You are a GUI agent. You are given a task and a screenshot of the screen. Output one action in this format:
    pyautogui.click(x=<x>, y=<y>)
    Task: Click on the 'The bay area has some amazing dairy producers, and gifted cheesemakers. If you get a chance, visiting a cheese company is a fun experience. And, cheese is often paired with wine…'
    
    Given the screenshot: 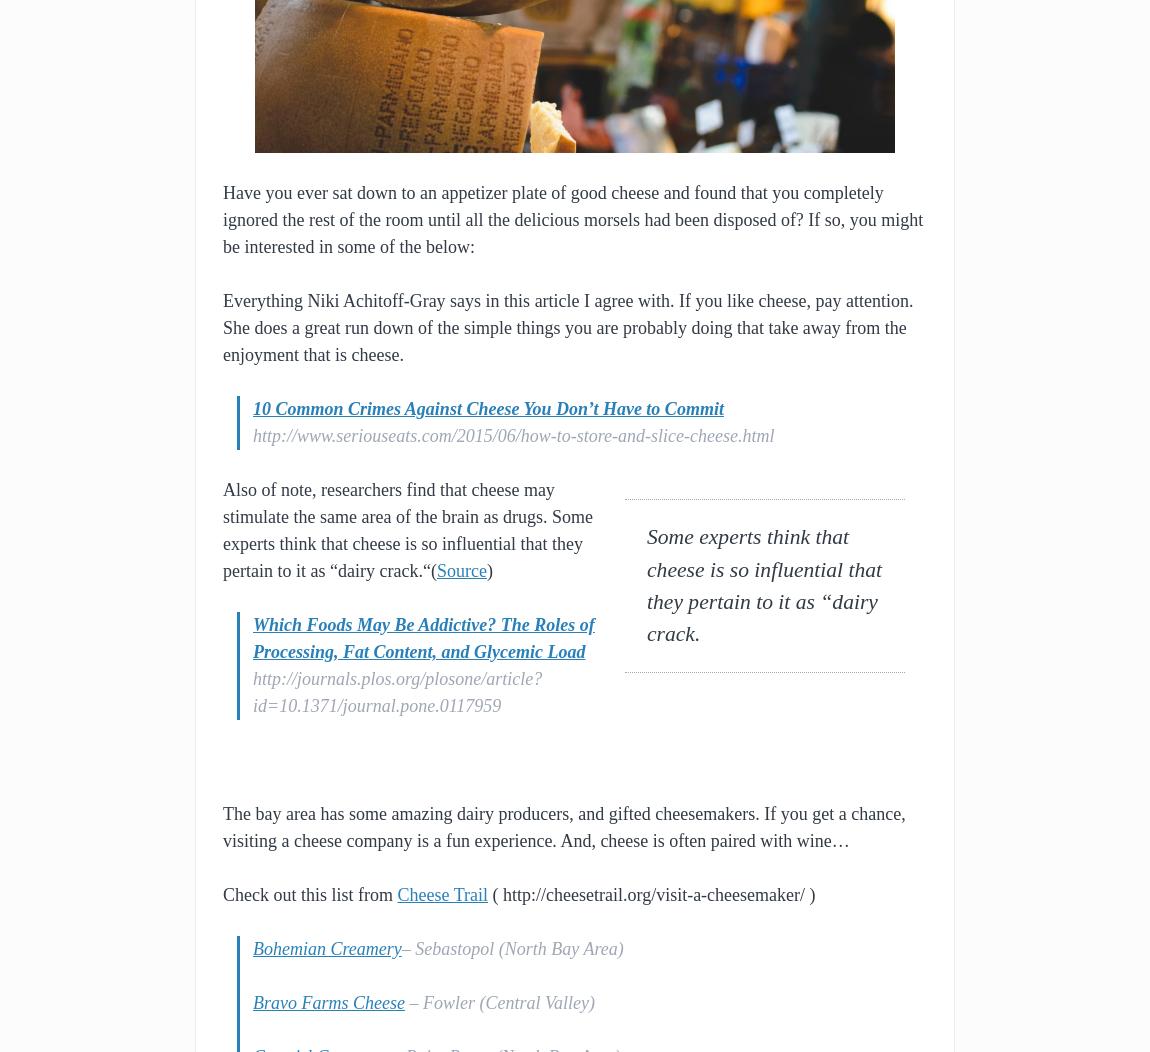 What is the action you would take?
    pyautogui.click(x=563, y=827)
    